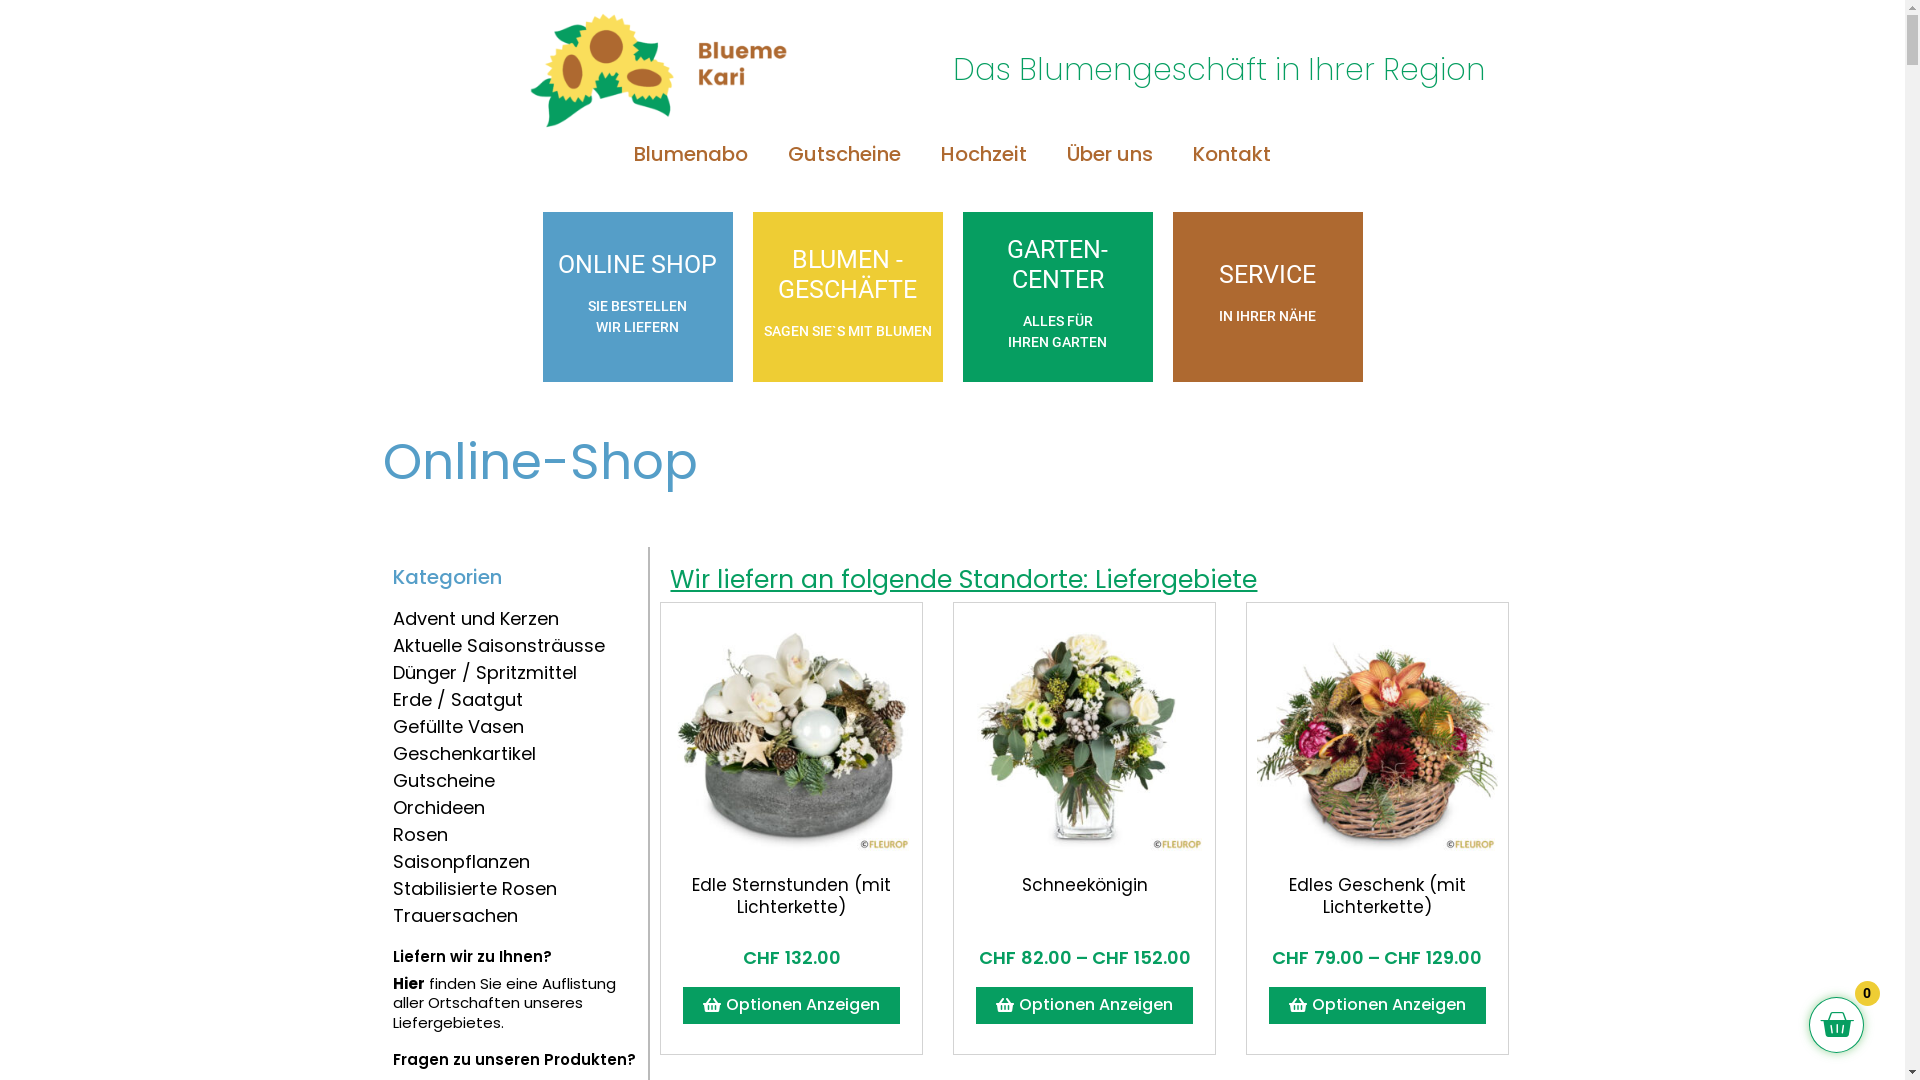 This screenshot has width=1920, height=1080. I want to click on 'Advent und Kerzen', so click(474, 617).